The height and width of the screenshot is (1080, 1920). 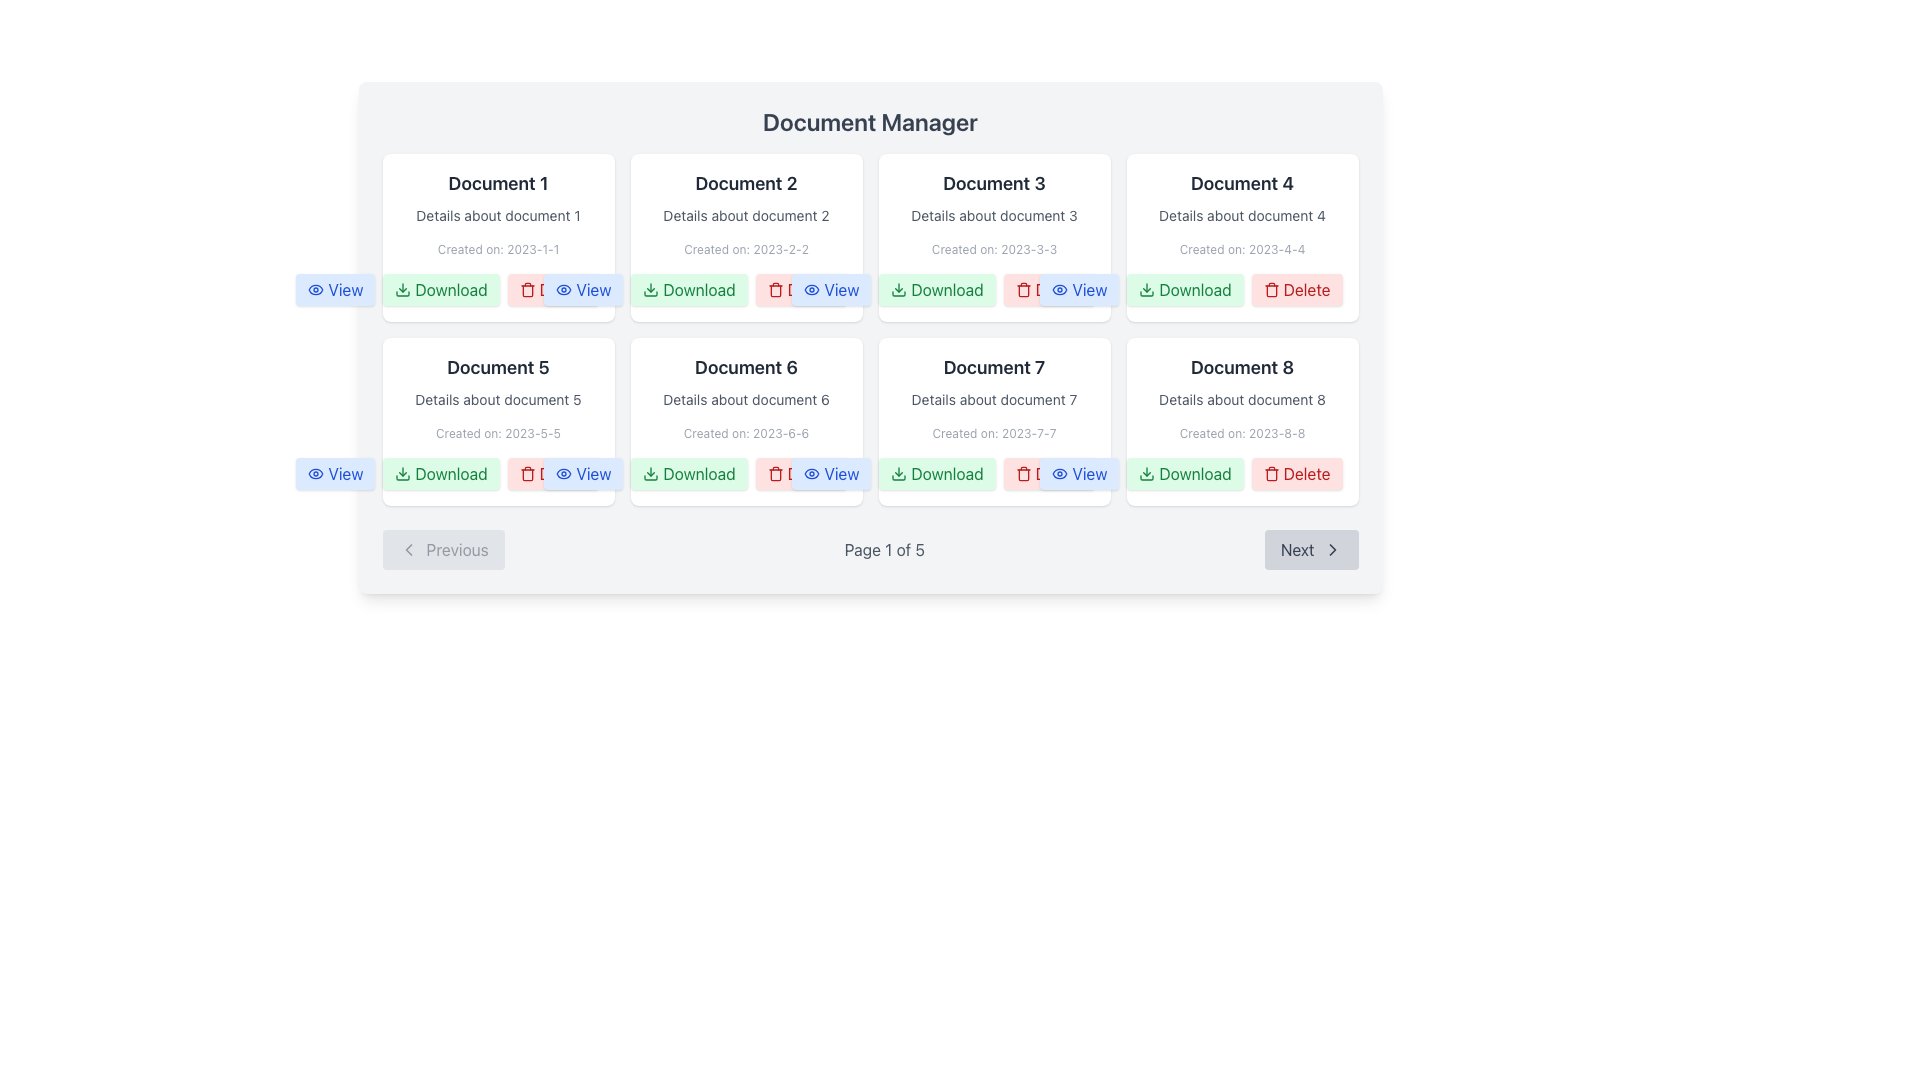 I want to click on the eye-shaped view icon within the 'View' button located below the 'Document 5' card in the document manager grid, so click(x=315, y=474).